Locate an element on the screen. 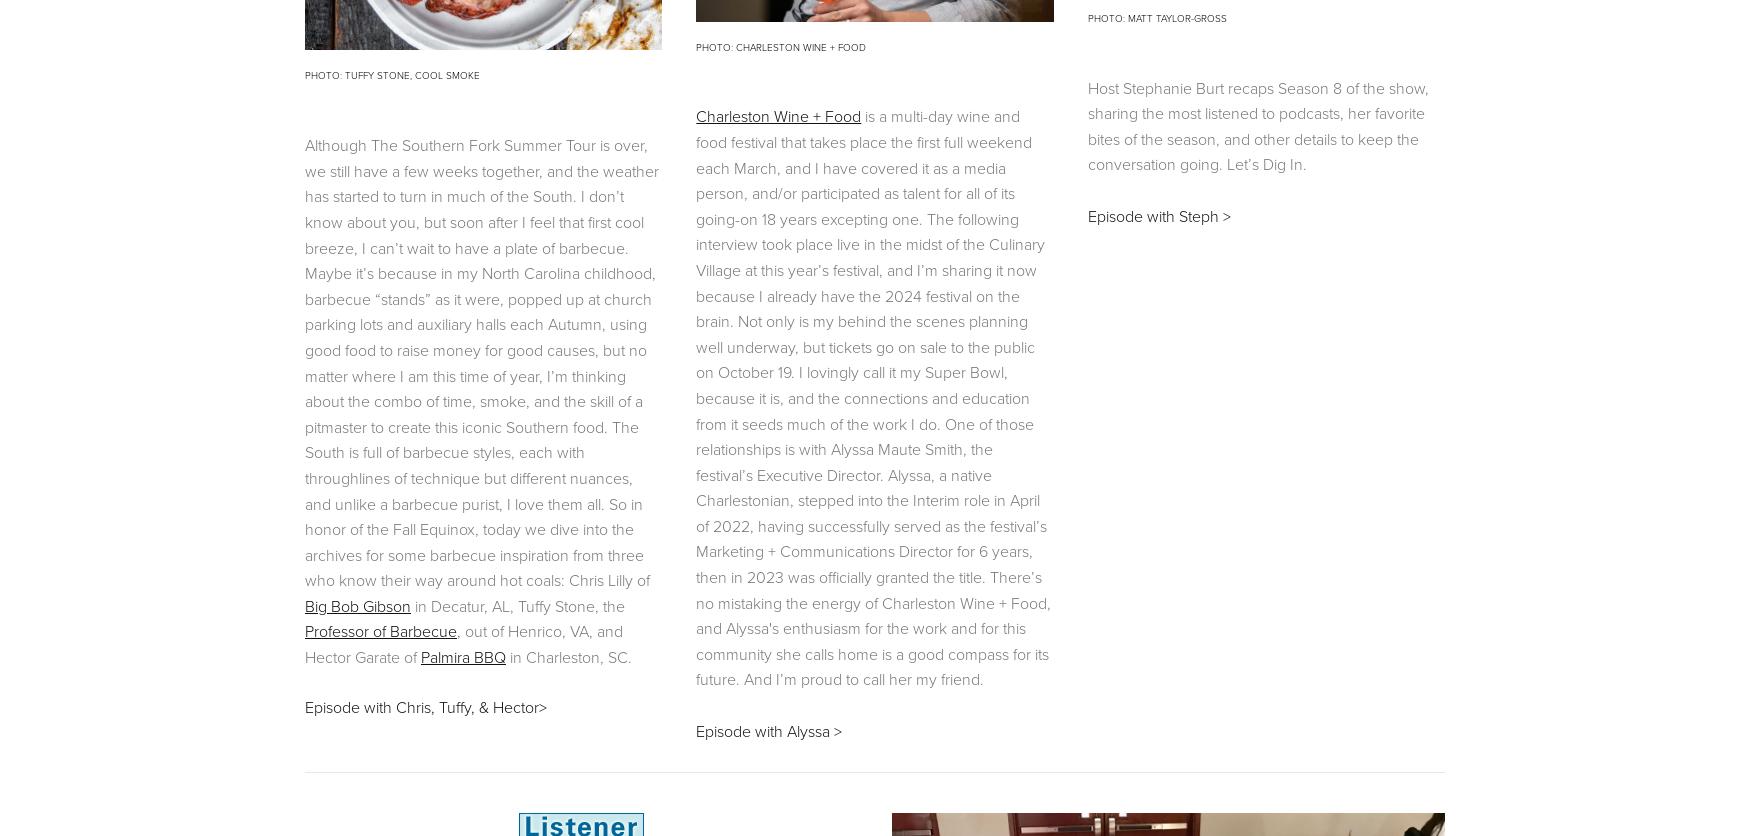  'is a multi-day wine and food festival that takes place the first full weekend each March, and I have covered it as a media person, and/or participated as talent for all of its going-on 18 years excepting one. The following interview took place live in the midst of the Culinary Village at this year’s festival, and I’m sharing it now because I already have the 2024 festival on the brain. Not only is my behind the scenes planning well underway, but tickets go on sale to the public on October 19. I lovingly call it my Super Bowl, because it is, and the connections and education from it seeds much of the work I do. One of those relationships is with Alyssa Maute Smith, the festival’s Executive Director. Alyssa, a native Charlestonian, stepped into the Interim role in April of 2022, having successfully served as the festival’s Marketing + Communications Director for 6 years, then in 2023 was officially granted the title. There’s no mistaking the energy of Charleston Wine + Food, and Alyssa's enthusiasm for the work and for this community she calls home is a good compass for its future. And I’m proud to call her my friend.' is located at coordinates (875, 397).